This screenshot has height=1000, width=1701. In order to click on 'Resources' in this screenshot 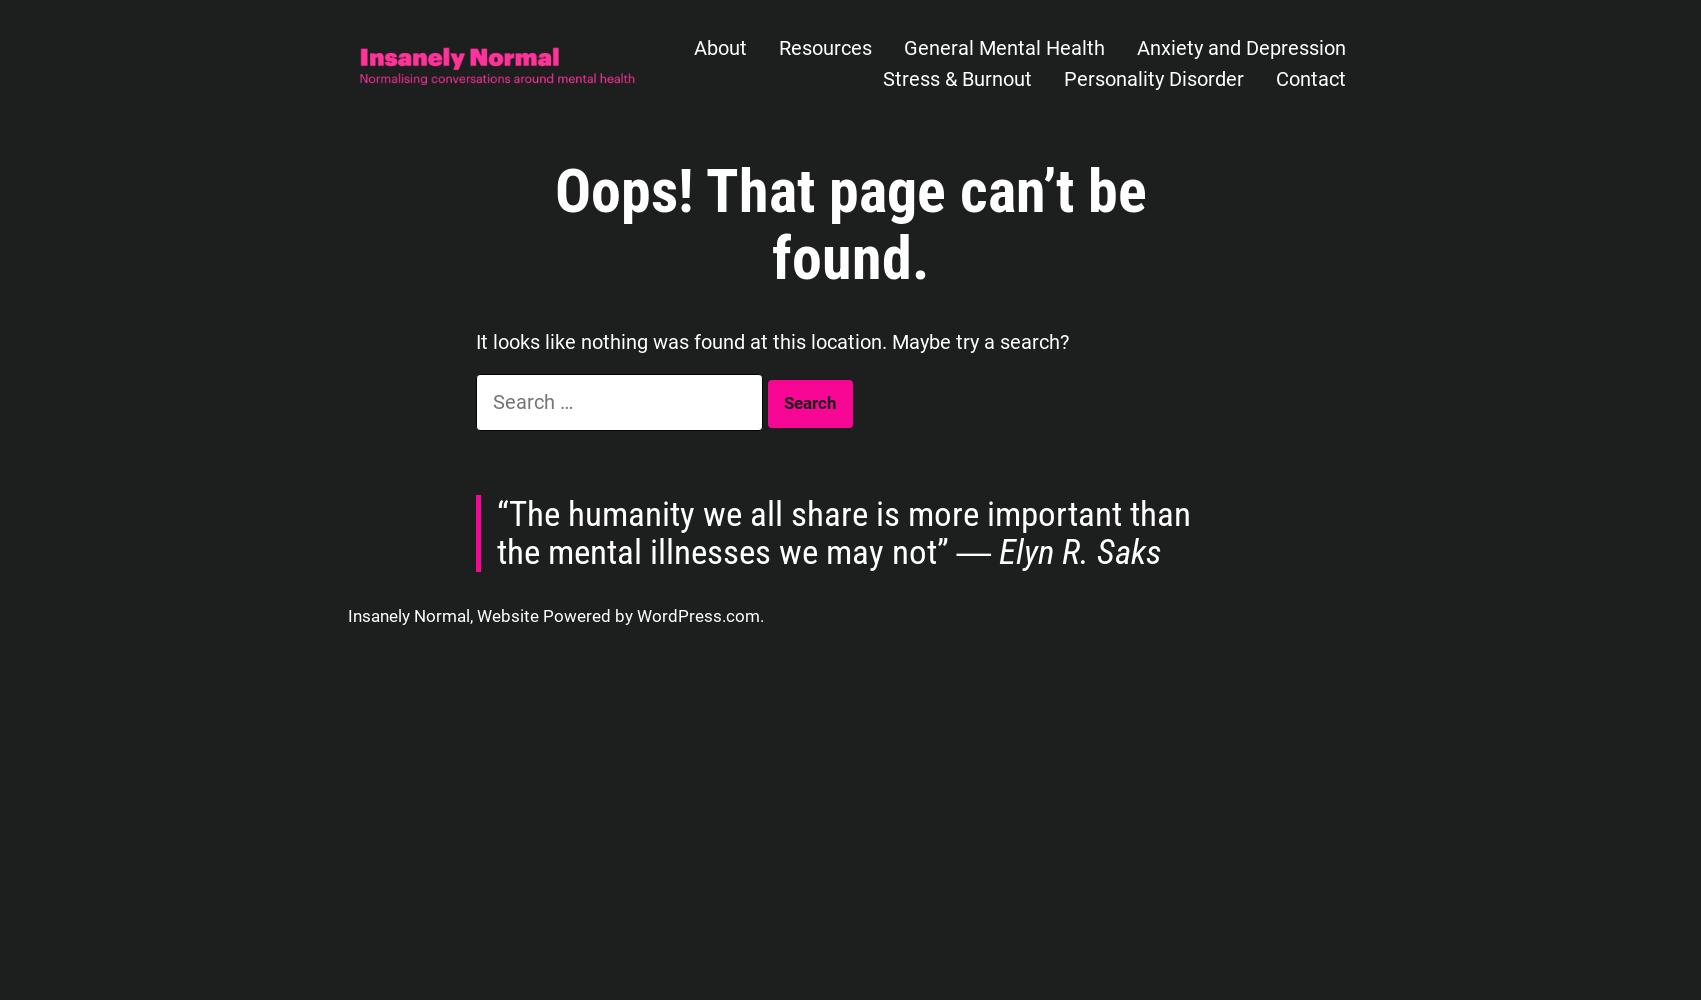, I will do `click(824, 48)`.